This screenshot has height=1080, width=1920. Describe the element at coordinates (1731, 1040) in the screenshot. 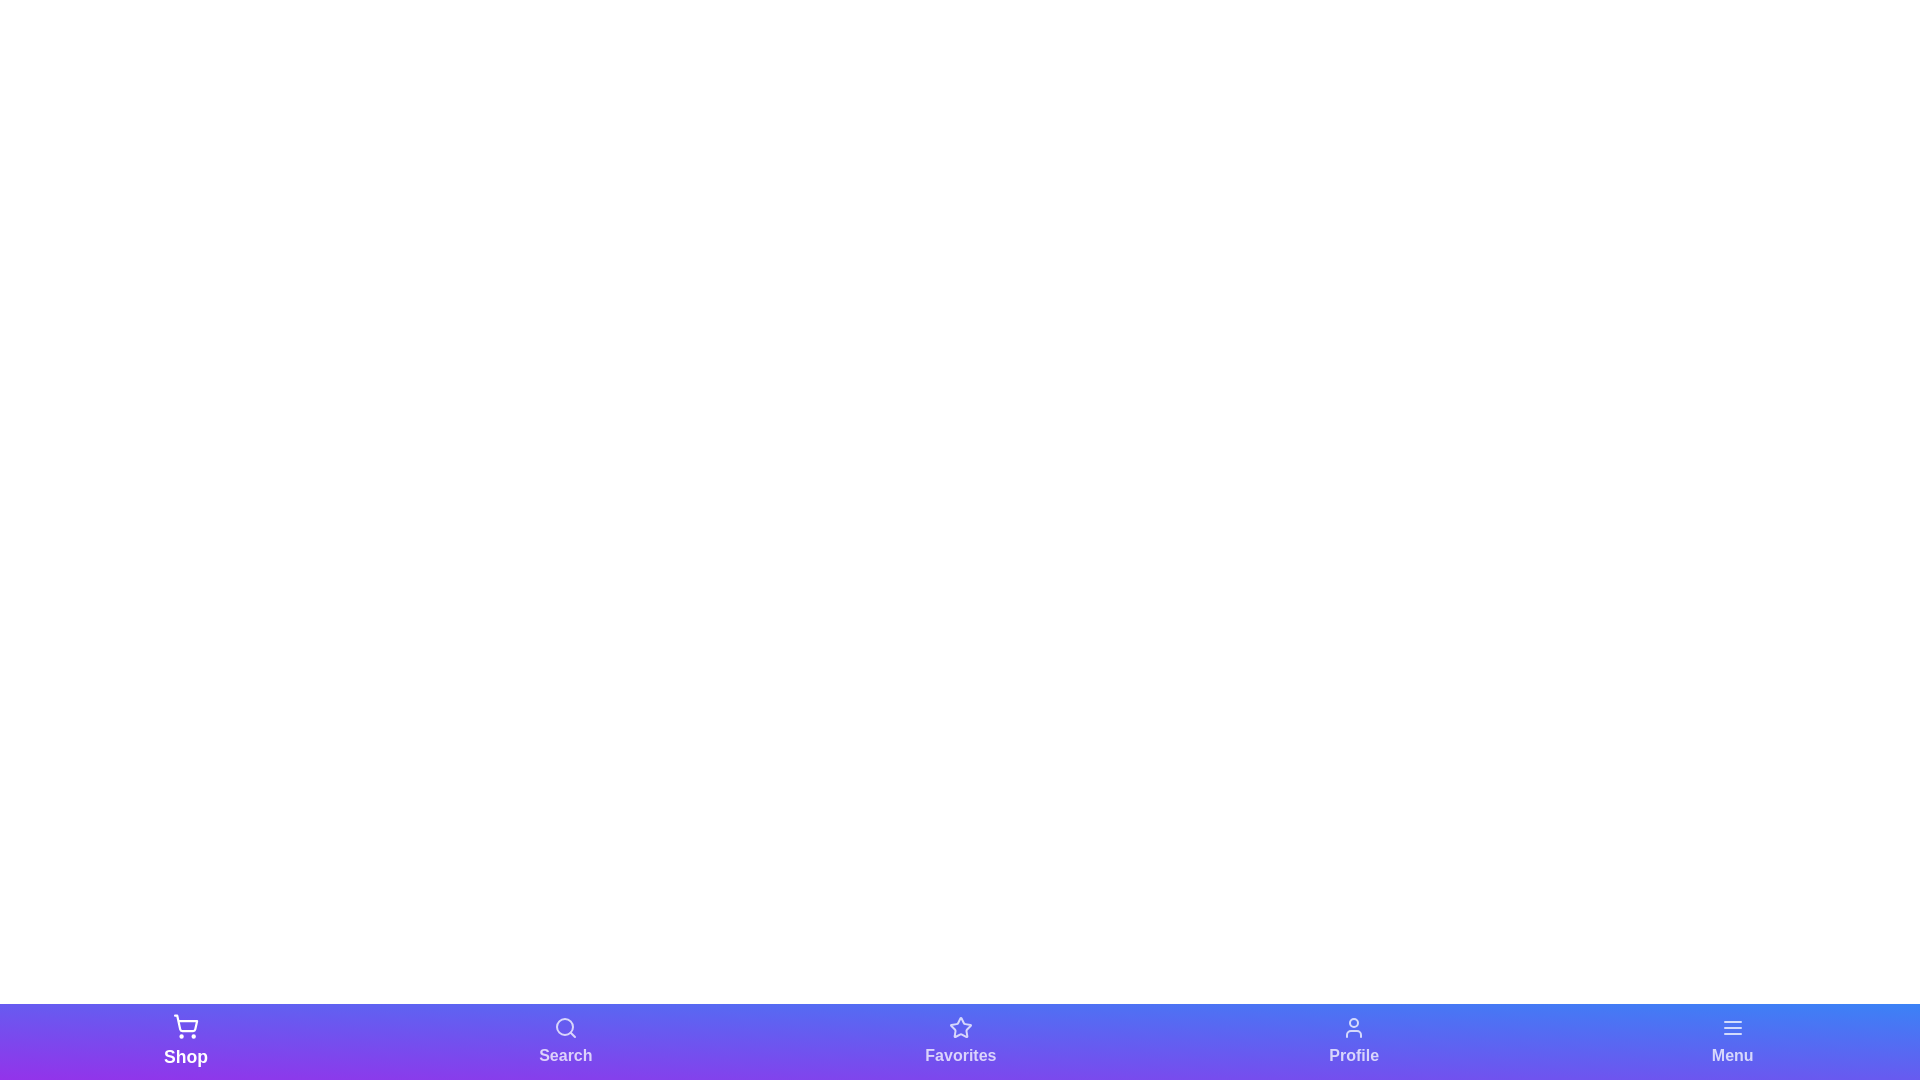

I see `the navigation bar icon corresponding to Menu` at that location.